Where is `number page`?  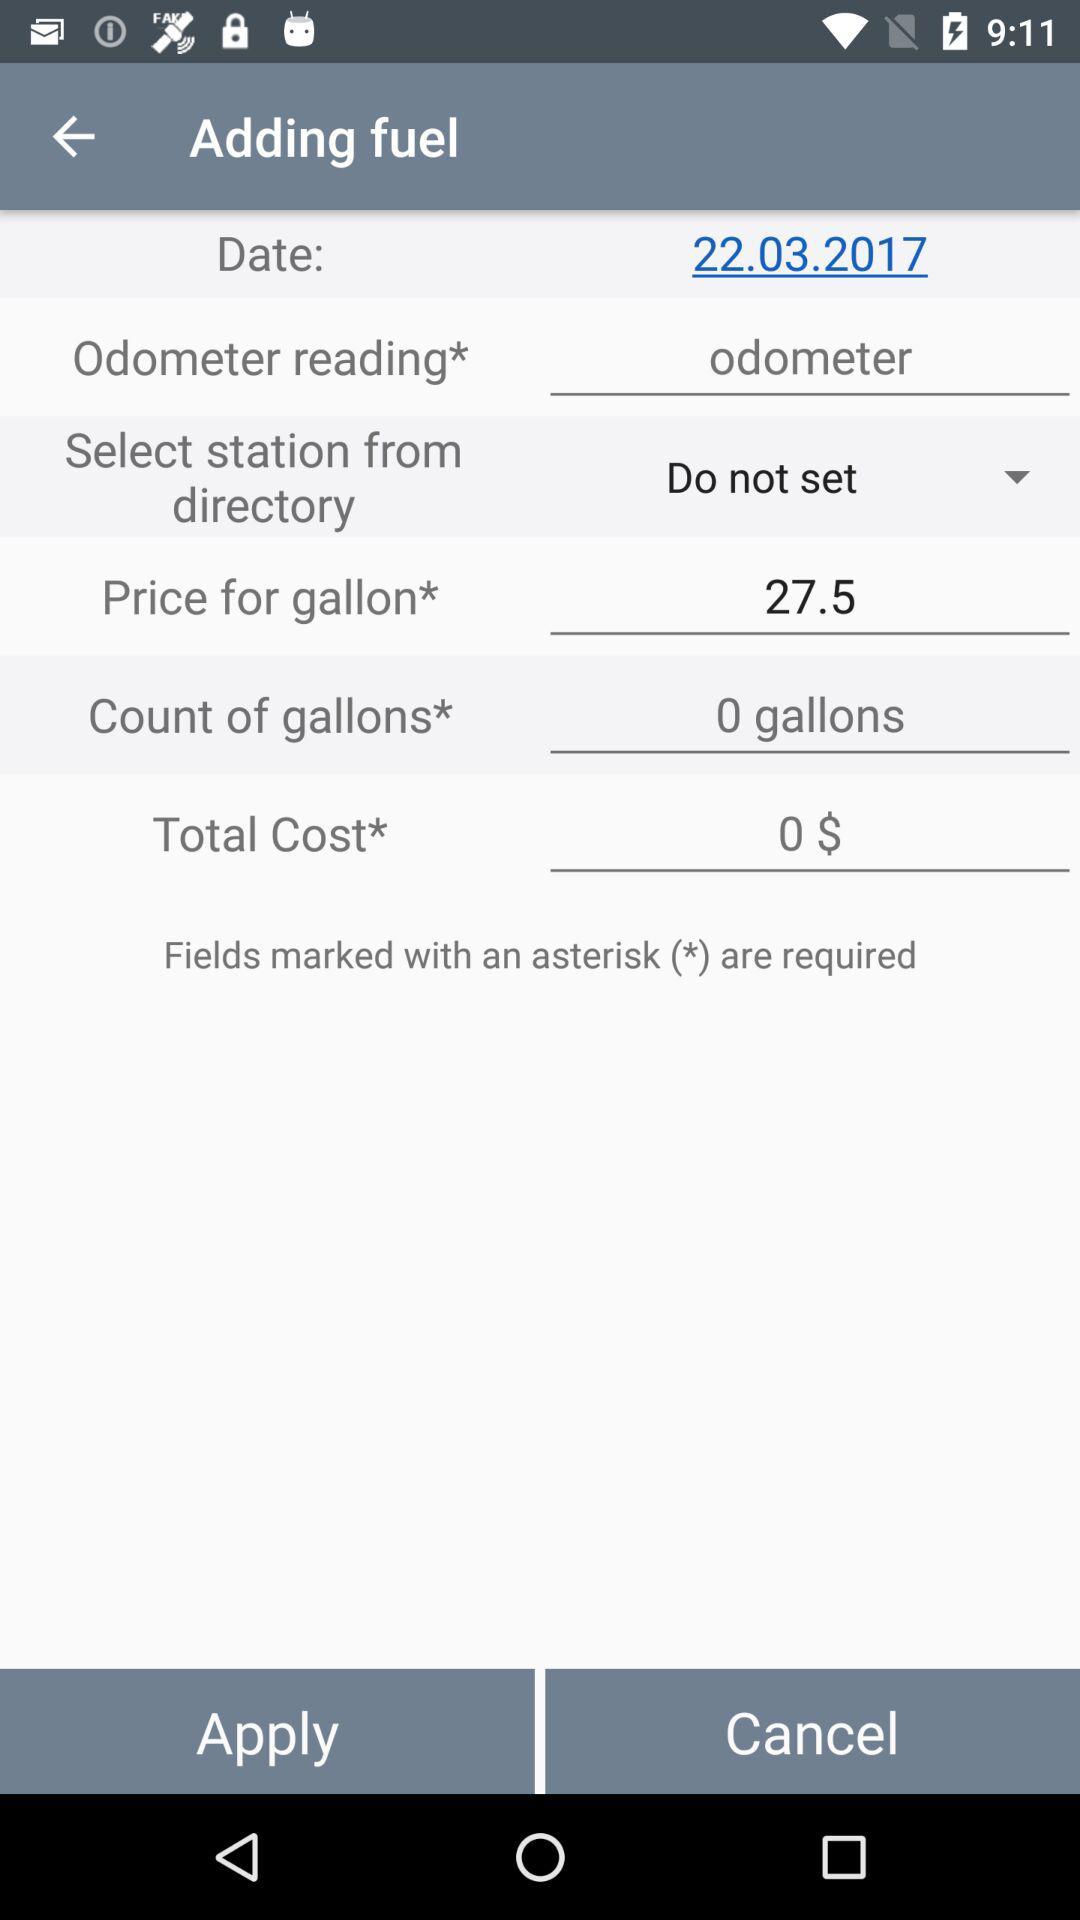 number page is located at coordinates (810, 356).